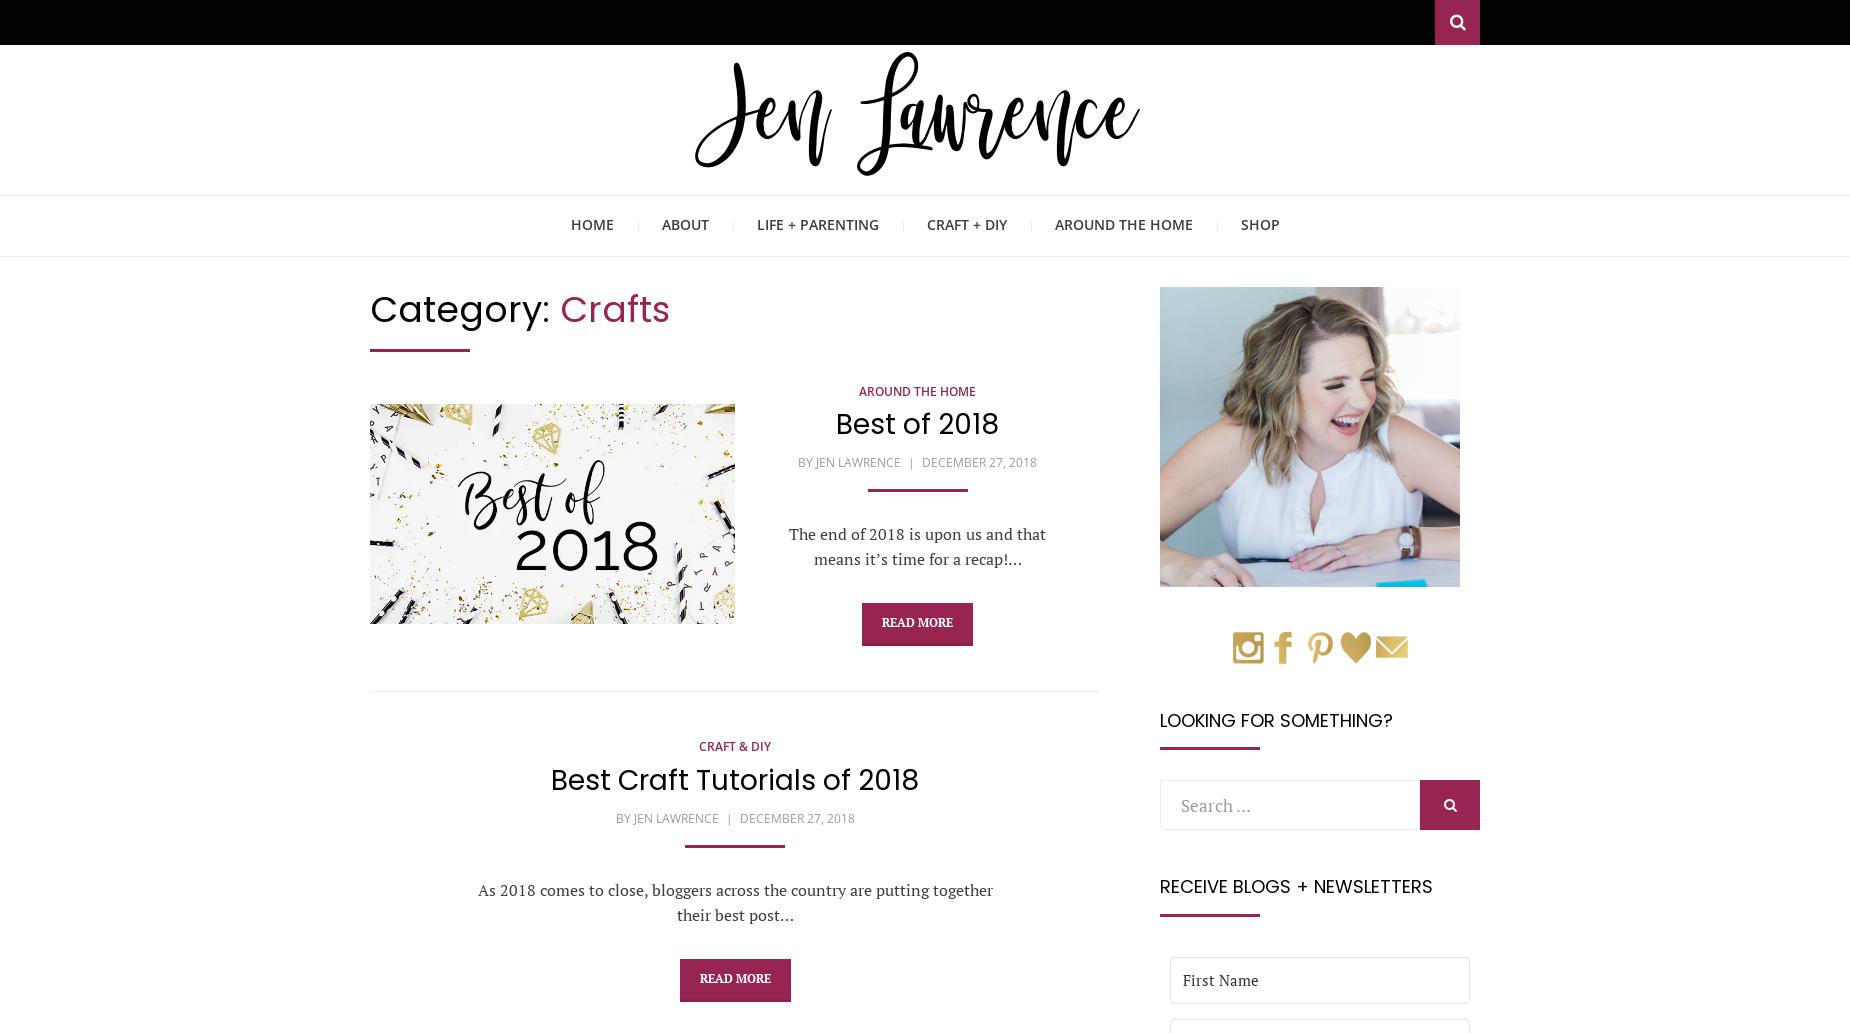 The width and height of the screenshot is (1850, 1033). I want to click on 'Crafts', so click(614, 307).